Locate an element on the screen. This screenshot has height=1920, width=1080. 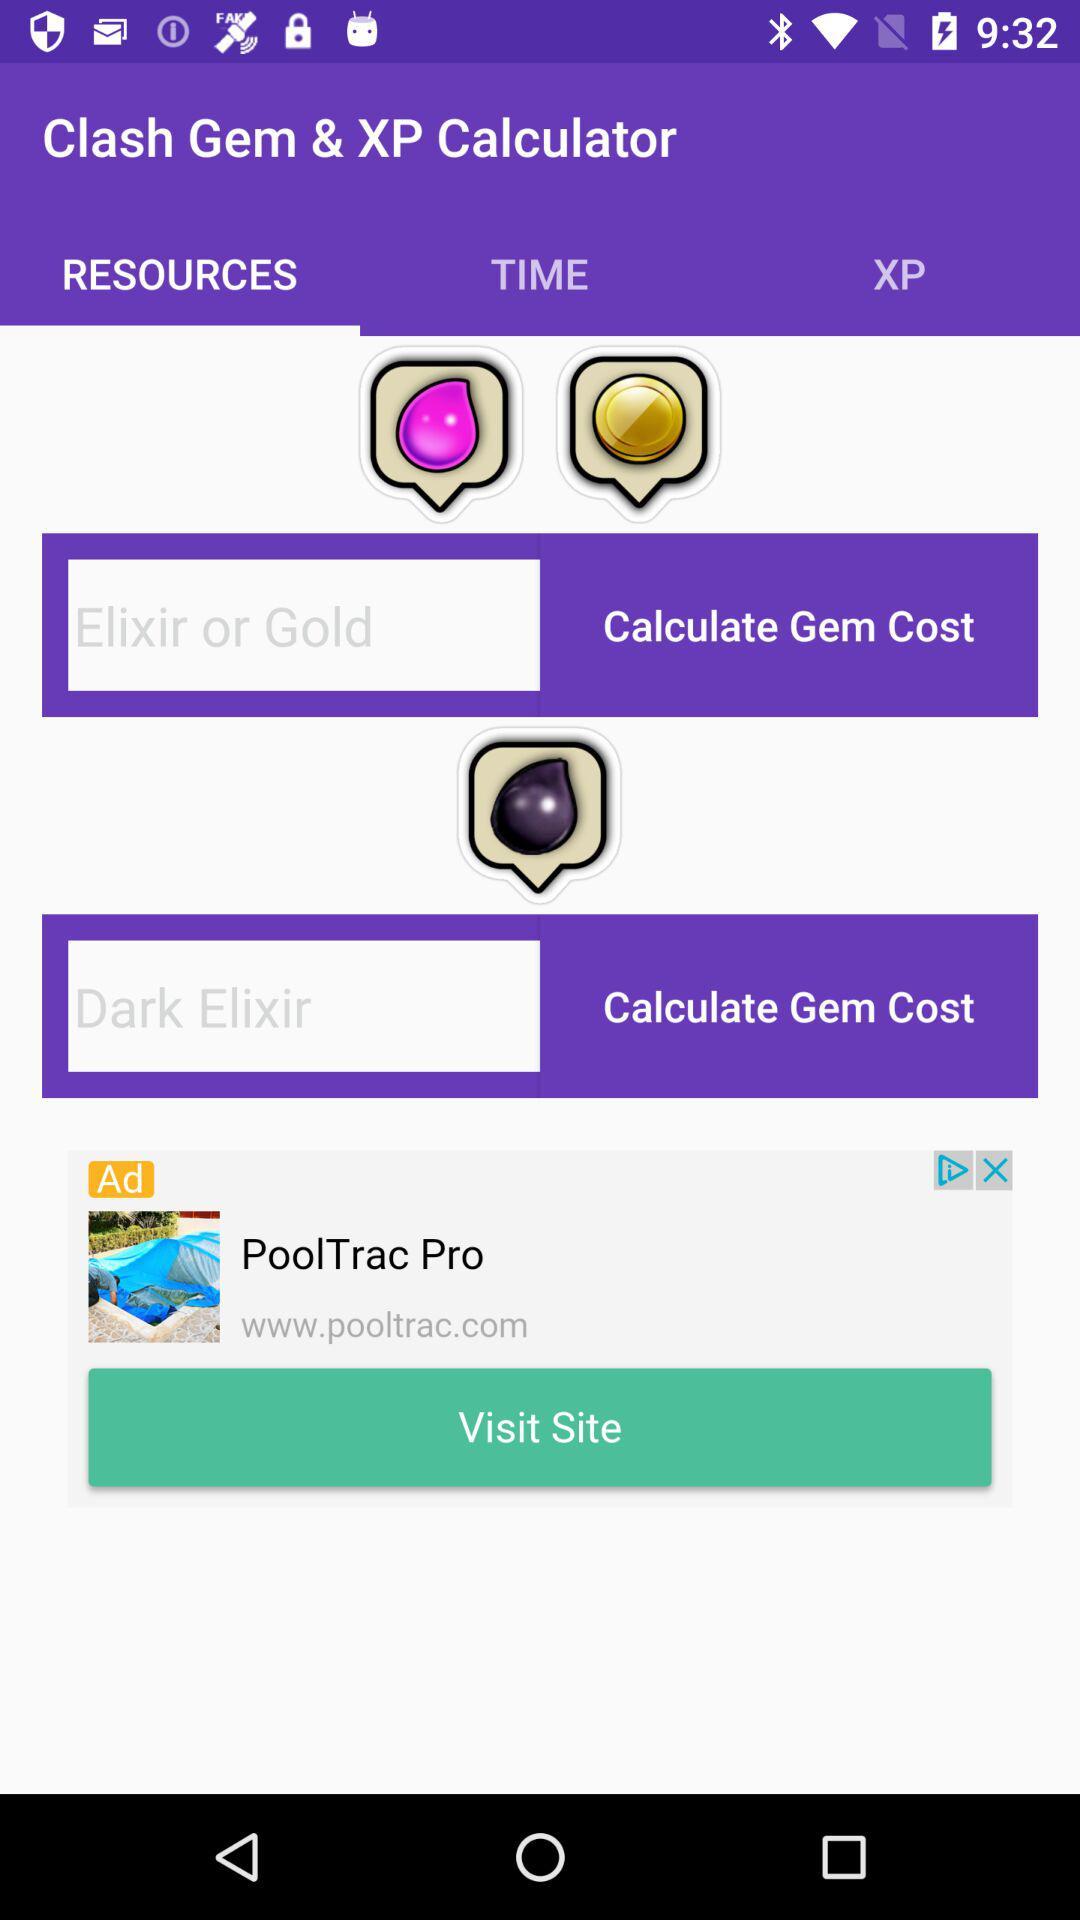
formula page is located at coordinates (304, 624).